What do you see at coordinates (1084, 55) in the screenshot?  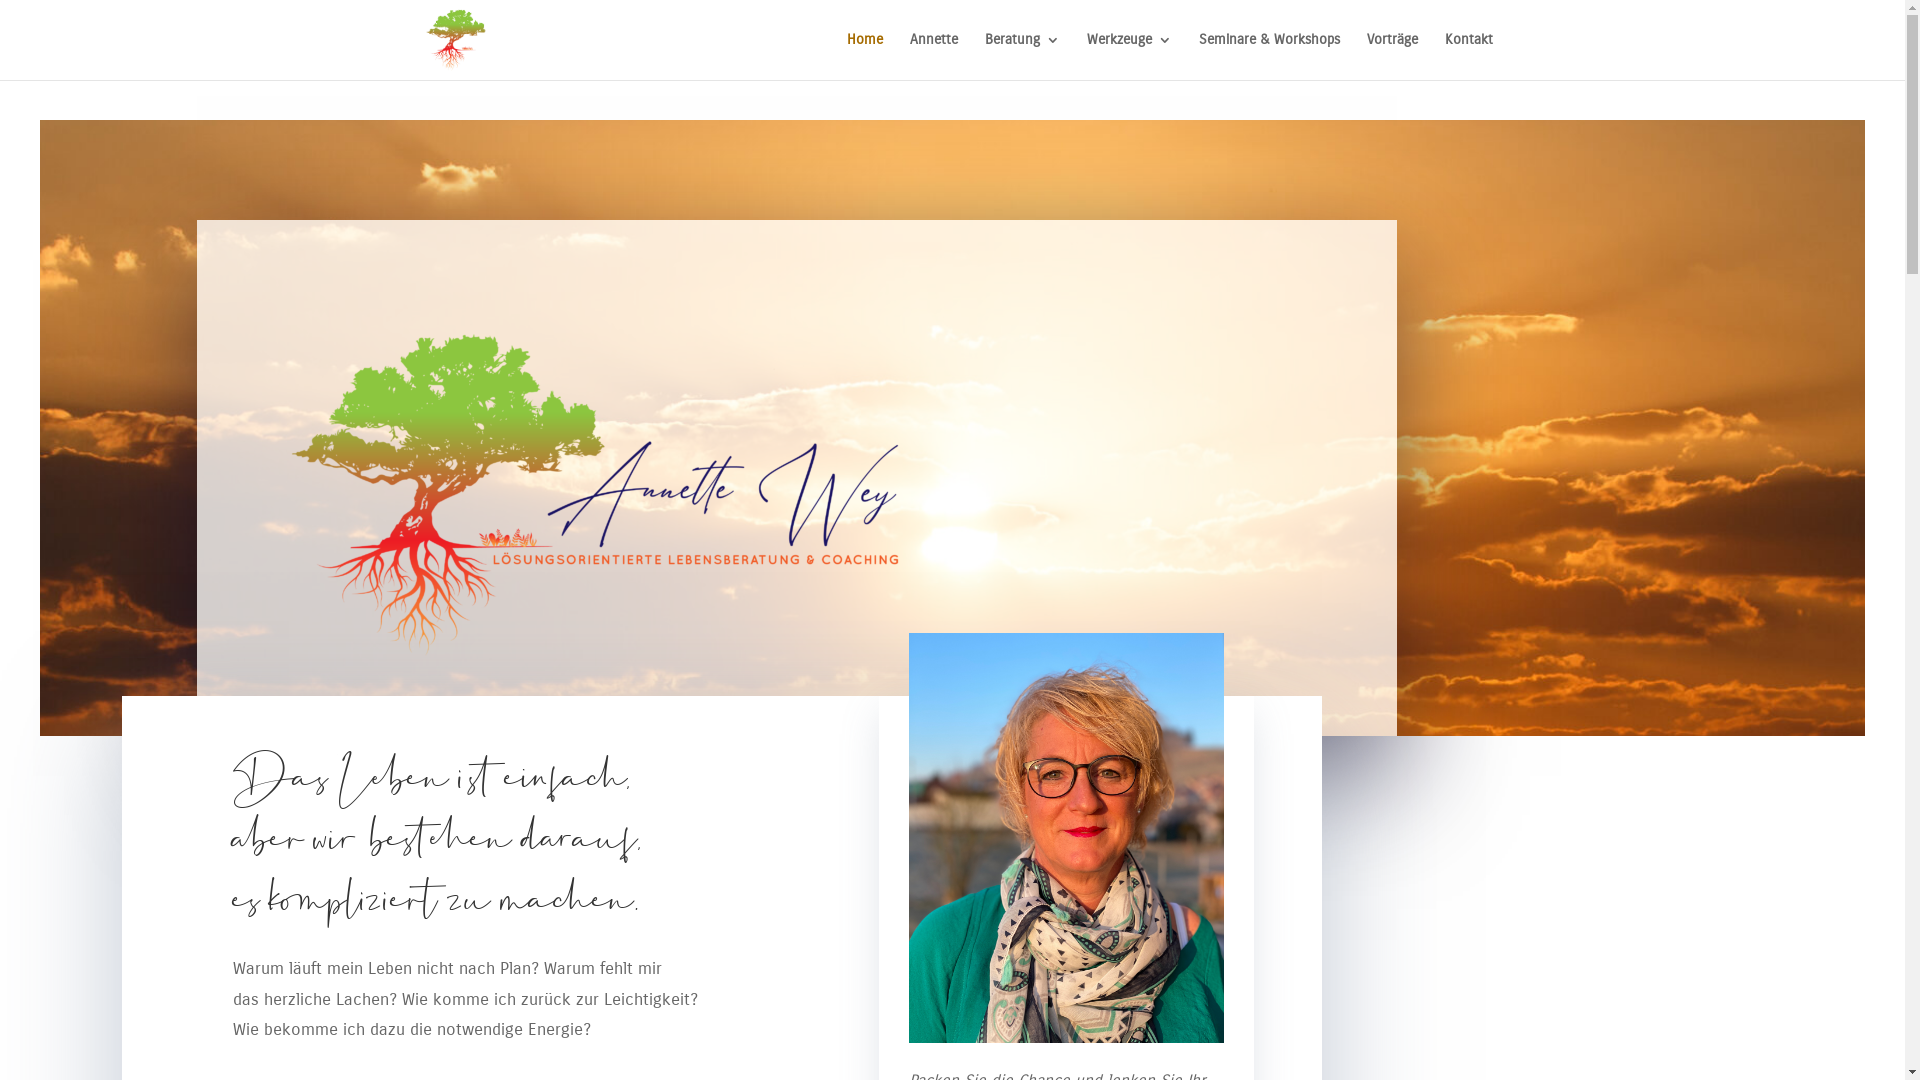 I see `'Werkzeuge'` at bounding box center [1084, 55].